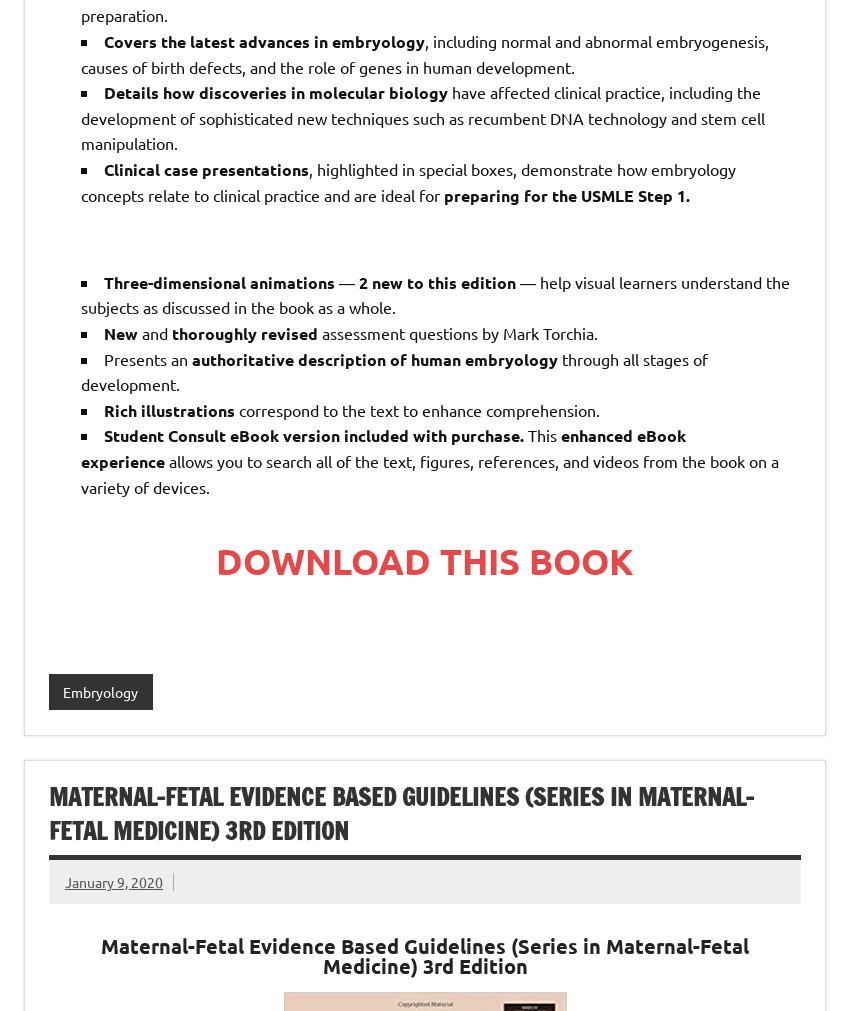 The width and height of the screenshot is (850, 1011). What do you see at coordinates (147, 356) in the screenshot?
I see `'Presents an'` at bounding box center [147, 356].